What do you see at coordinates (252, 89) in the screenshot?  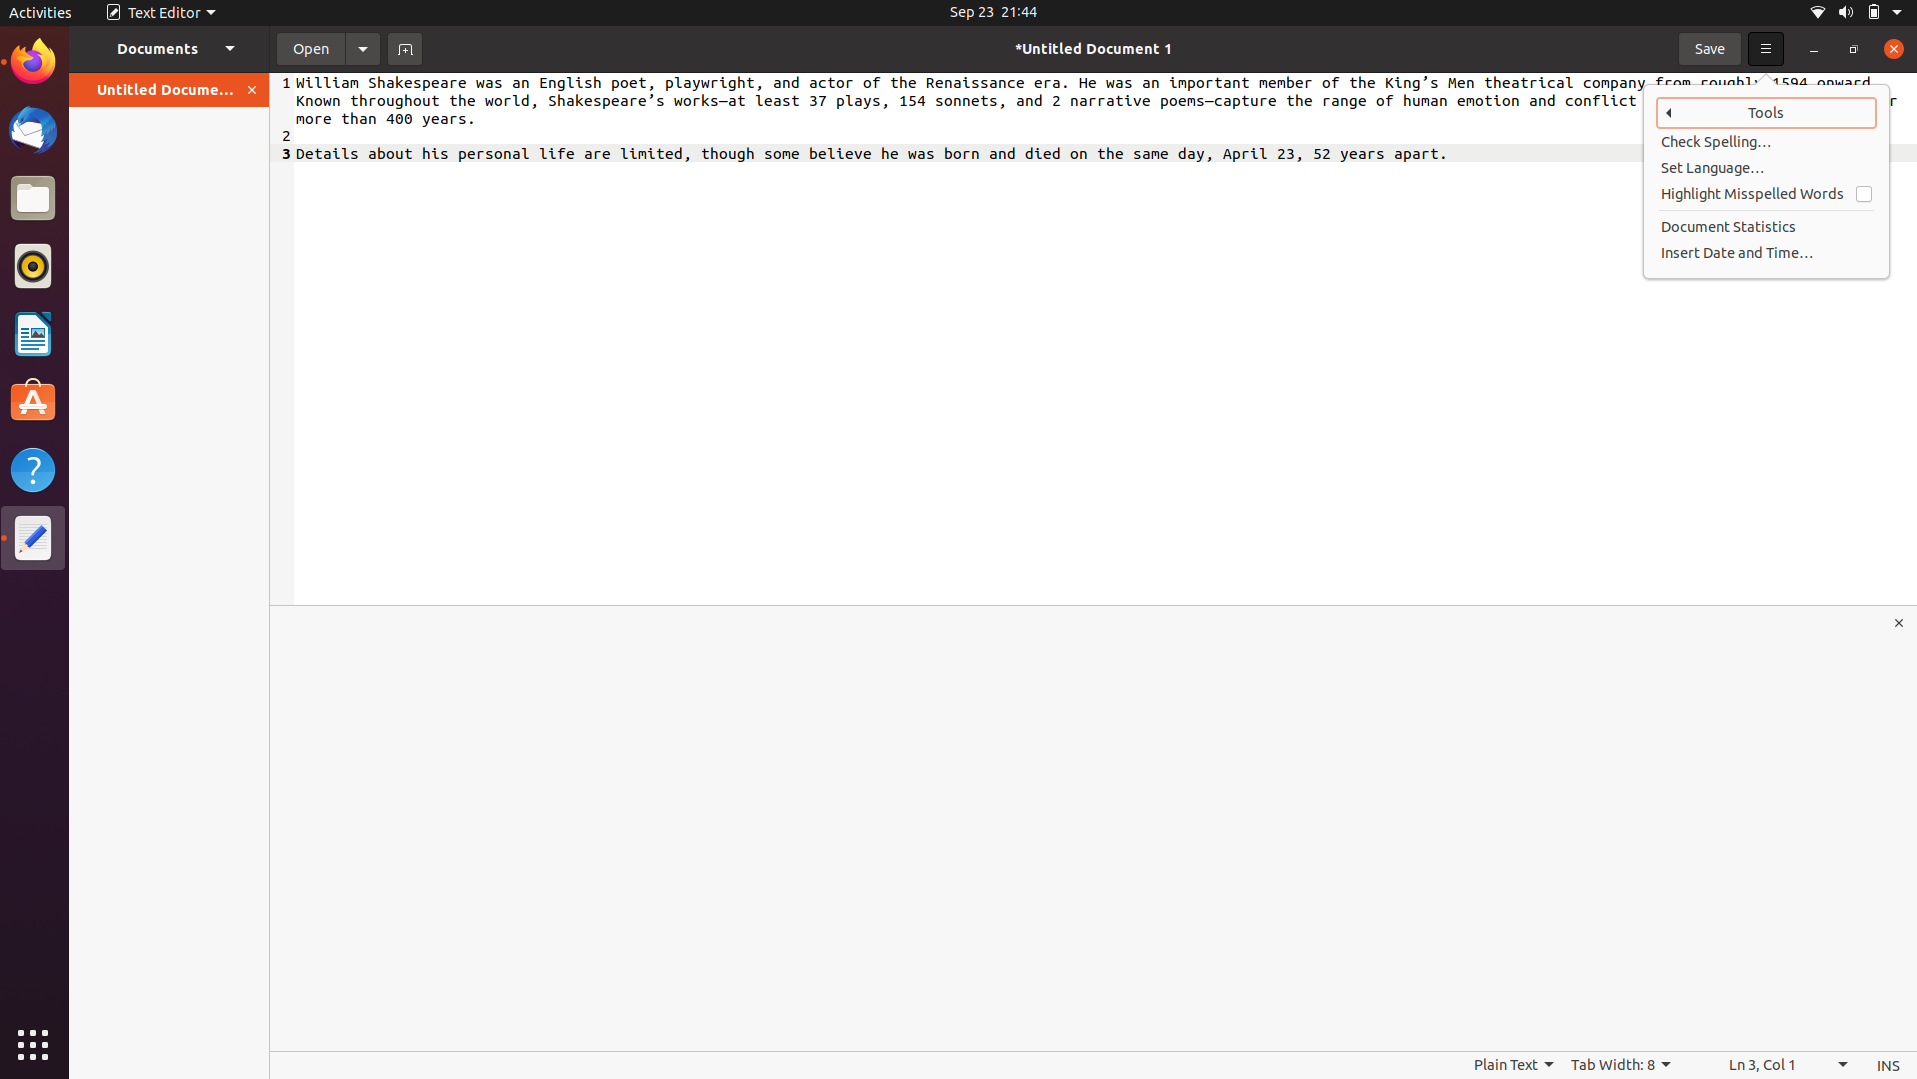 I see `To close the document, select the orange button from the left side panel` at bounding box center [252, 89].